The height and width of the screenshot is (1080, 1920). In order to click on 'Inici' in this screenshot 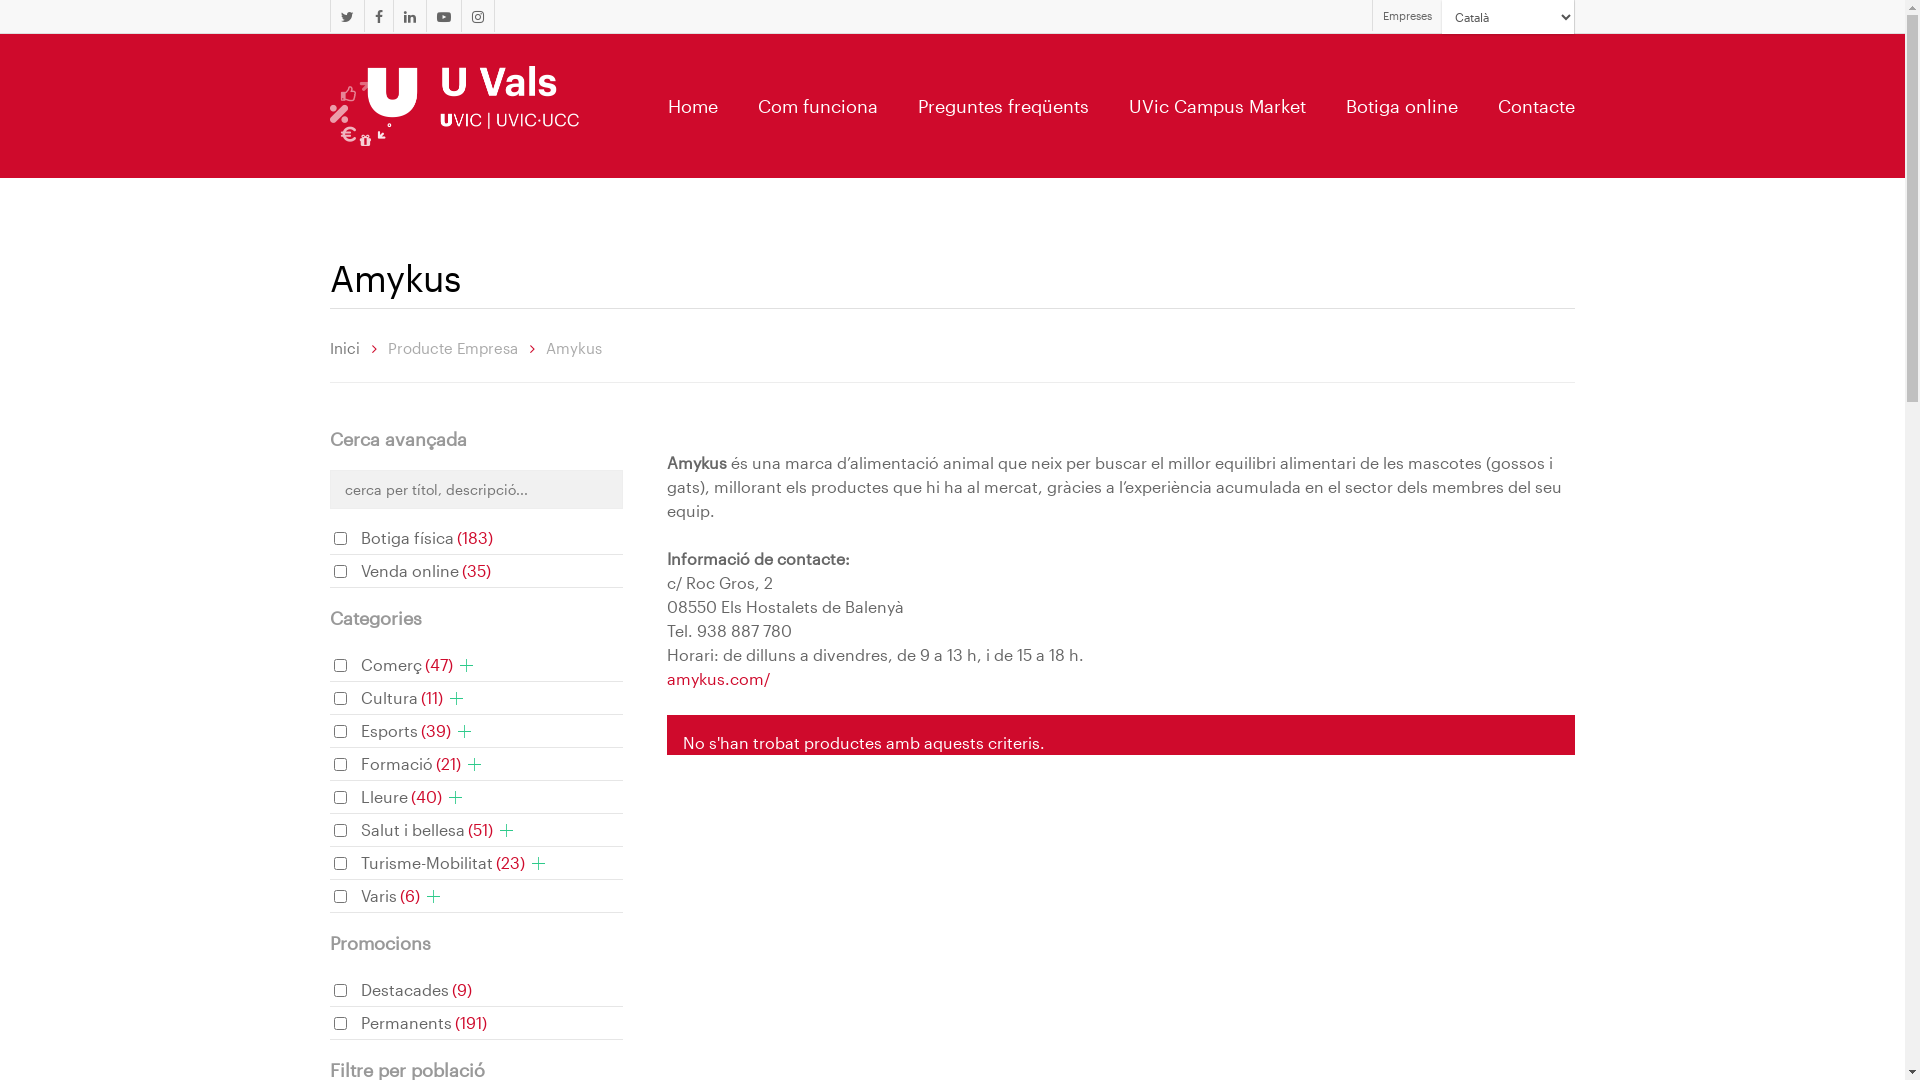, I will do `click(330, 347)`.